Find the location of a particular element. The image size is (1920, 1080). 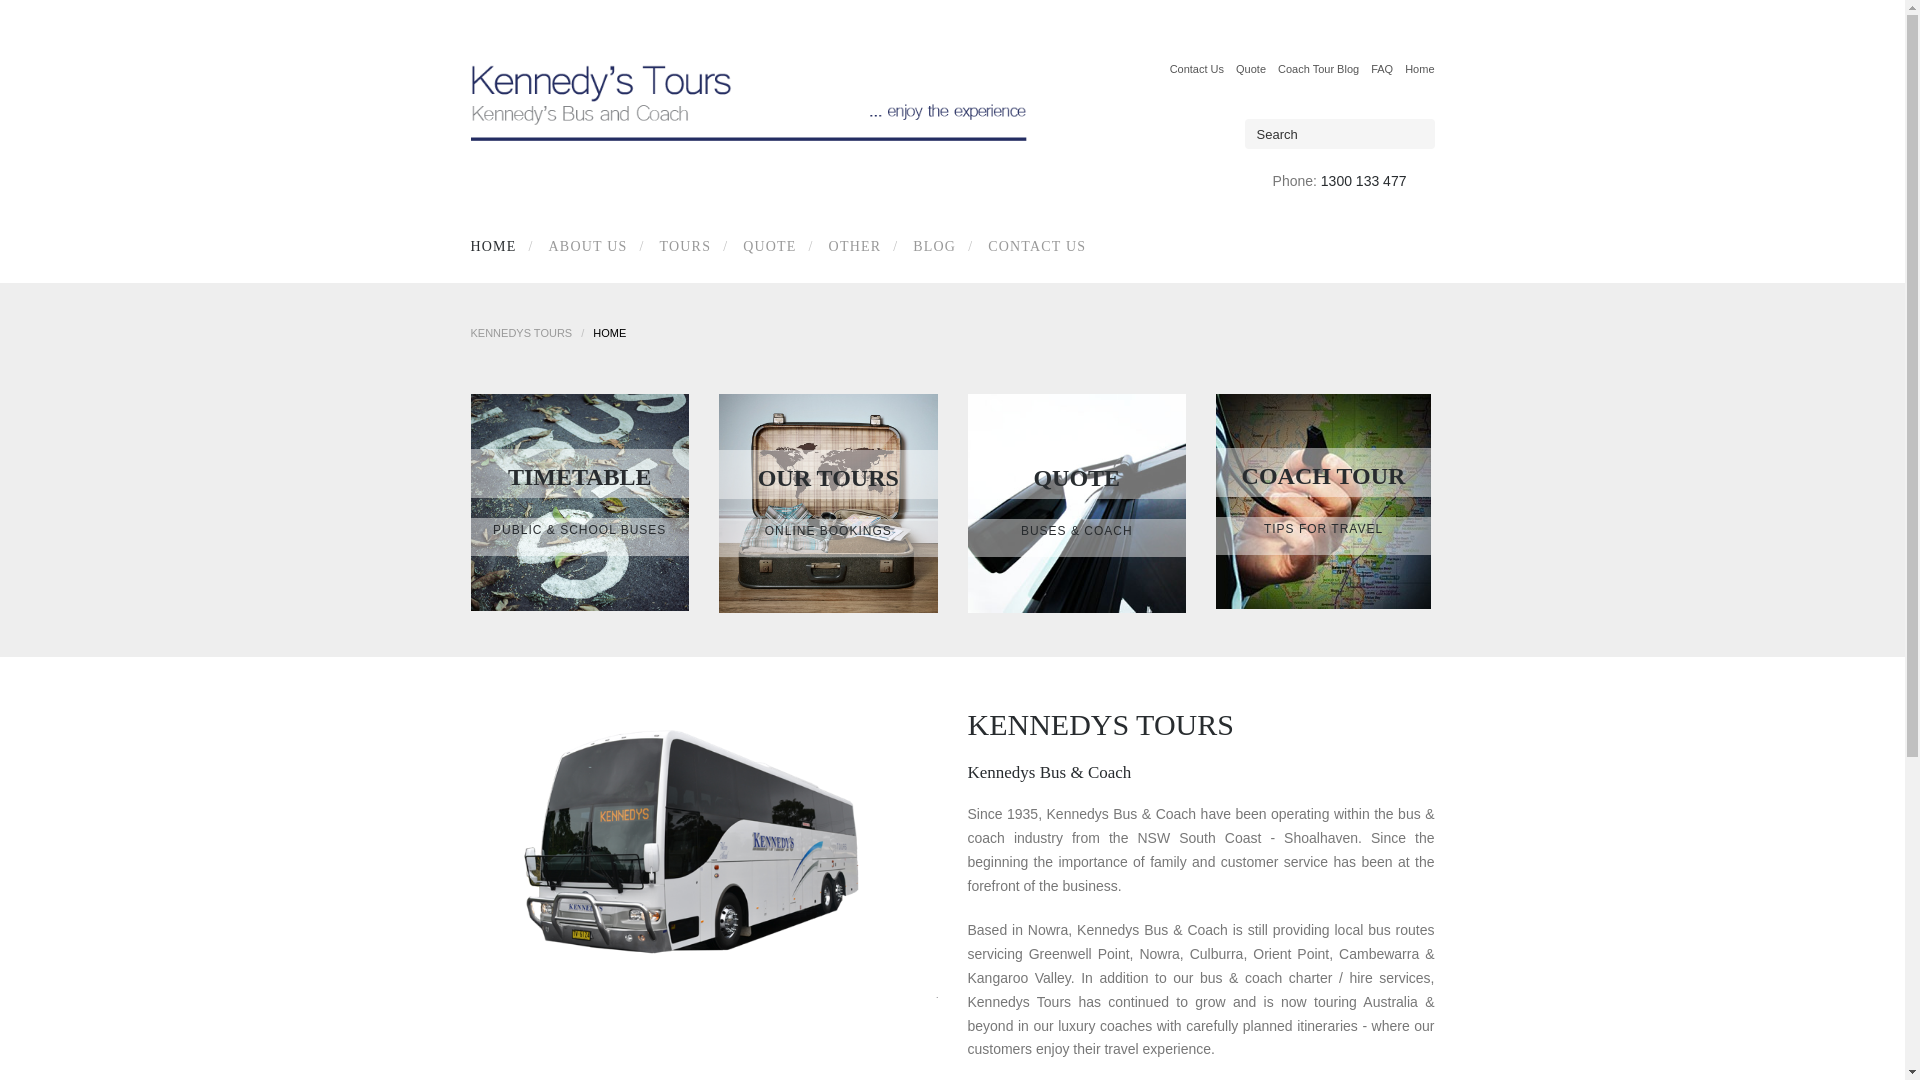

'Quote' is located at coordinates (1235, 68).